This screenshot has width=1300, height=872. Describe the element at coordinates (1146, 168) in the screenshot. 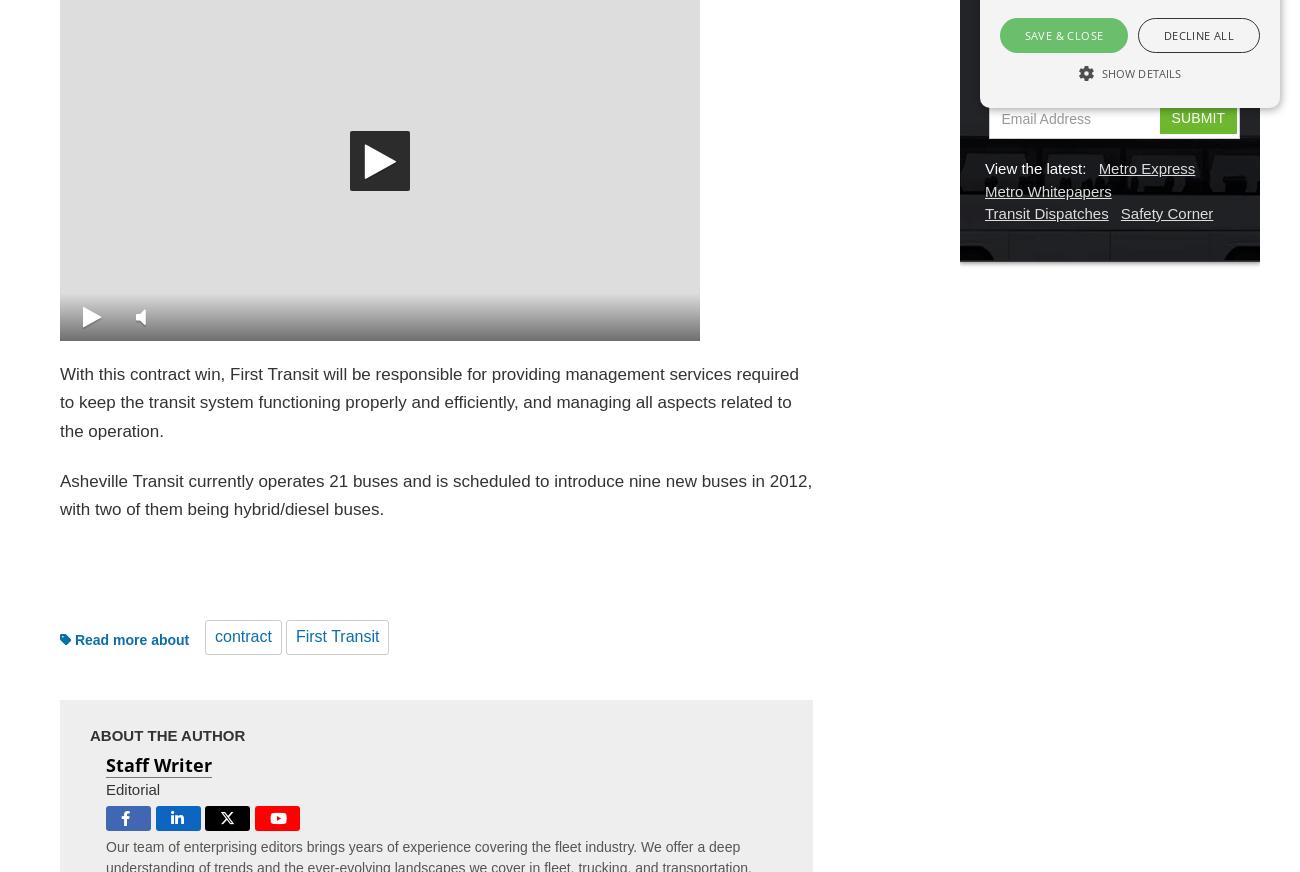

I see `'Metro Express'` at that location.